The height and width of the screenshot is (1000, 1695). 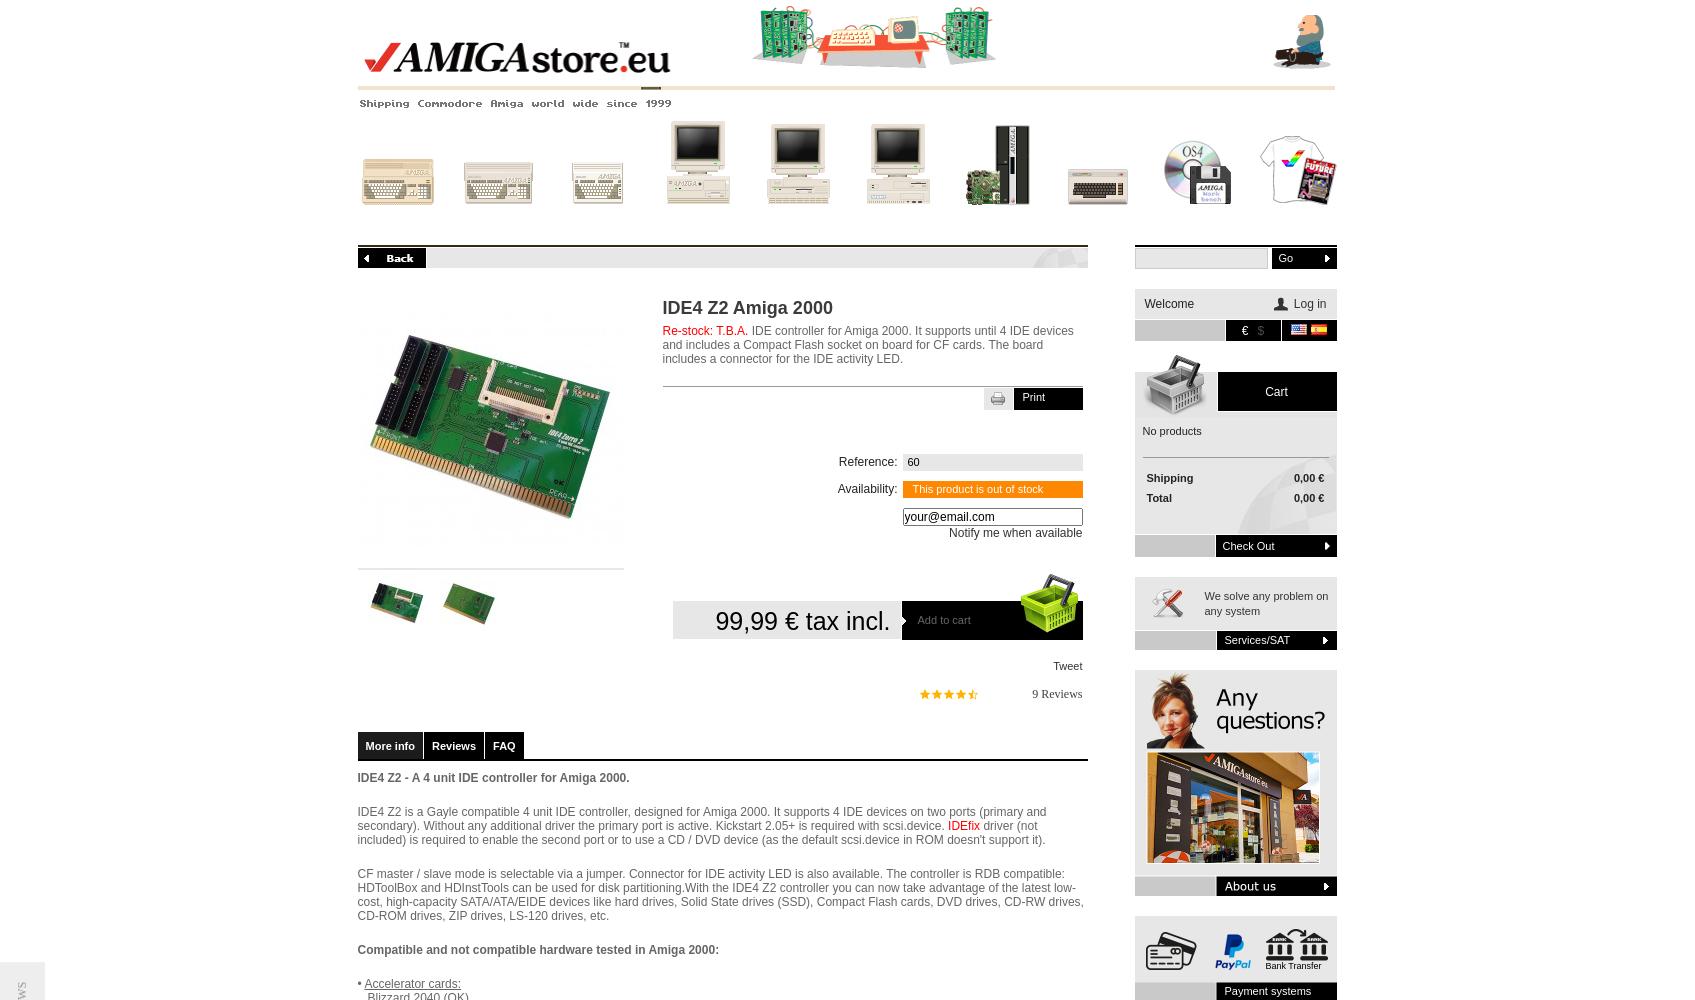 I want to click on 'Reference:', so click(x=866, y=461).